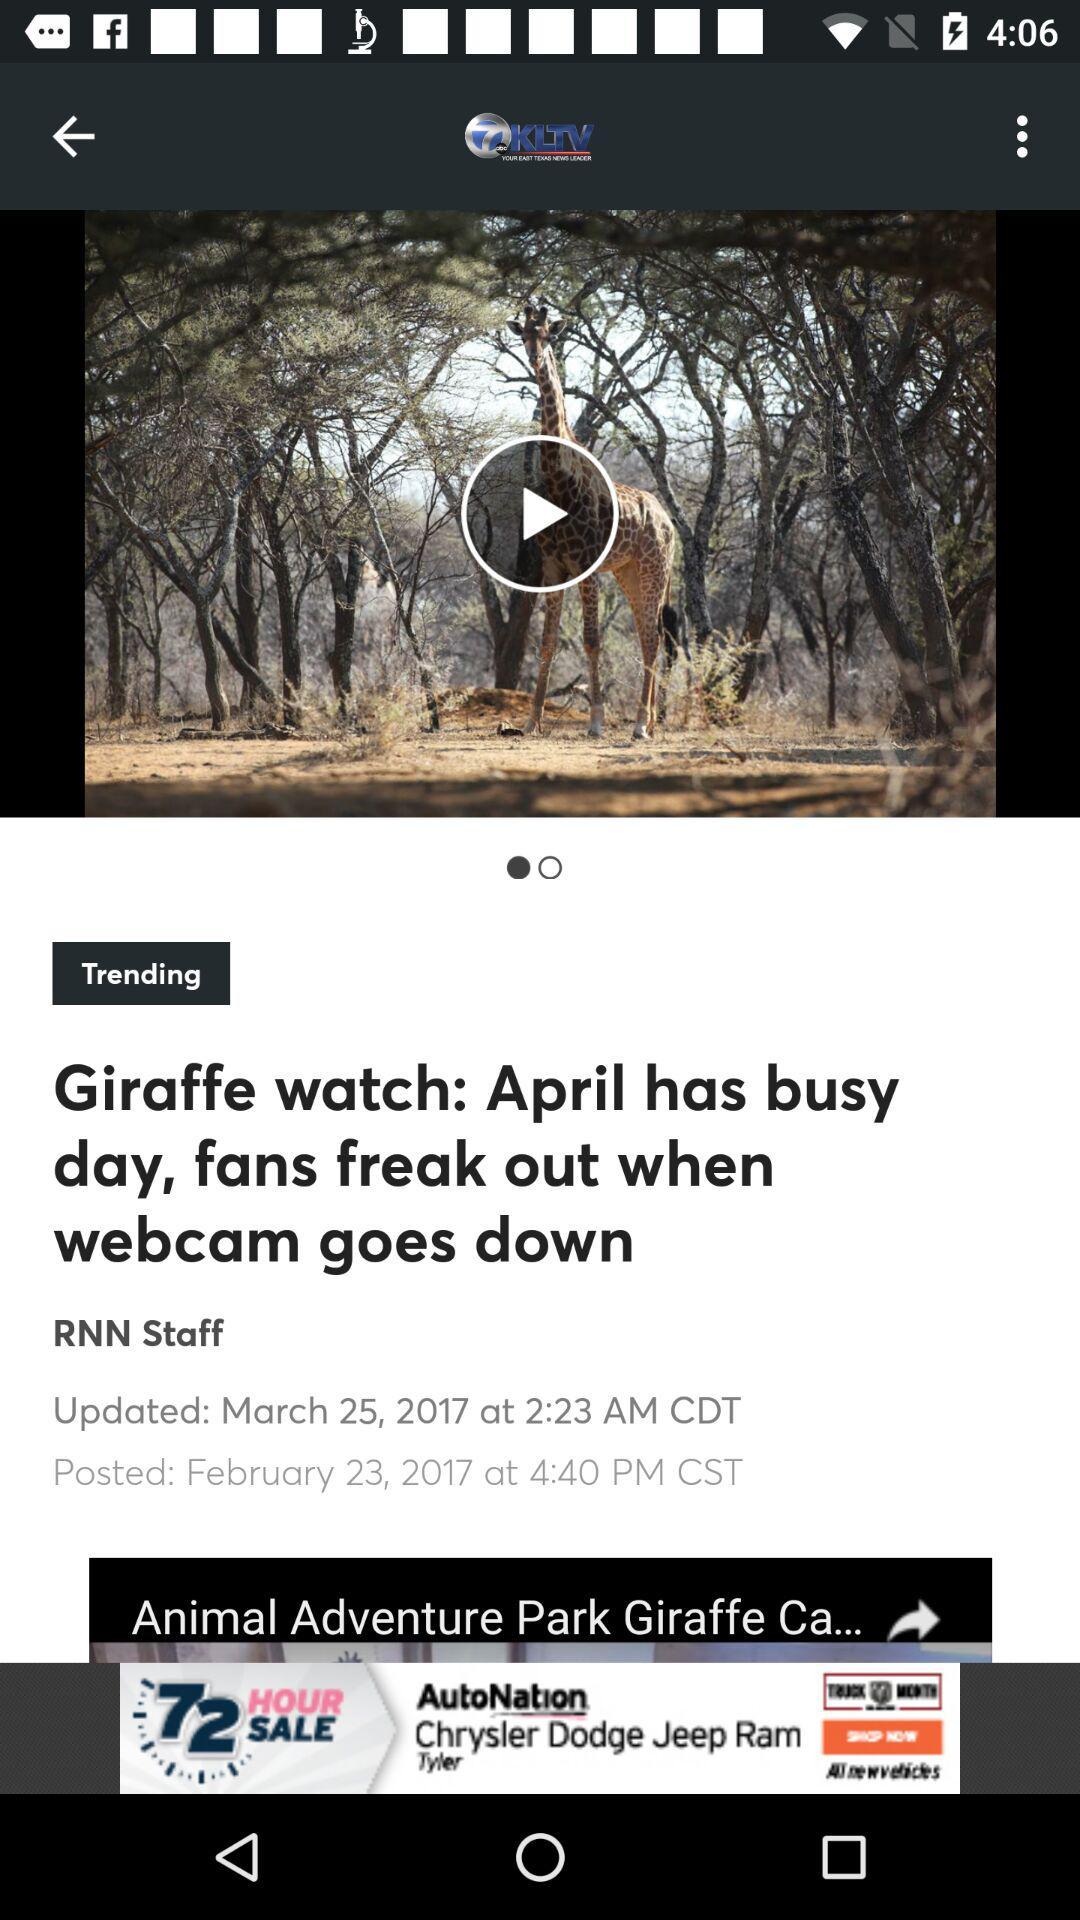 This screenshot has height=1920, width=1080. What do you see at coordinates (540, 1610) in the screenshot?
I see `advertised company` at bounding box center [540, 1610].